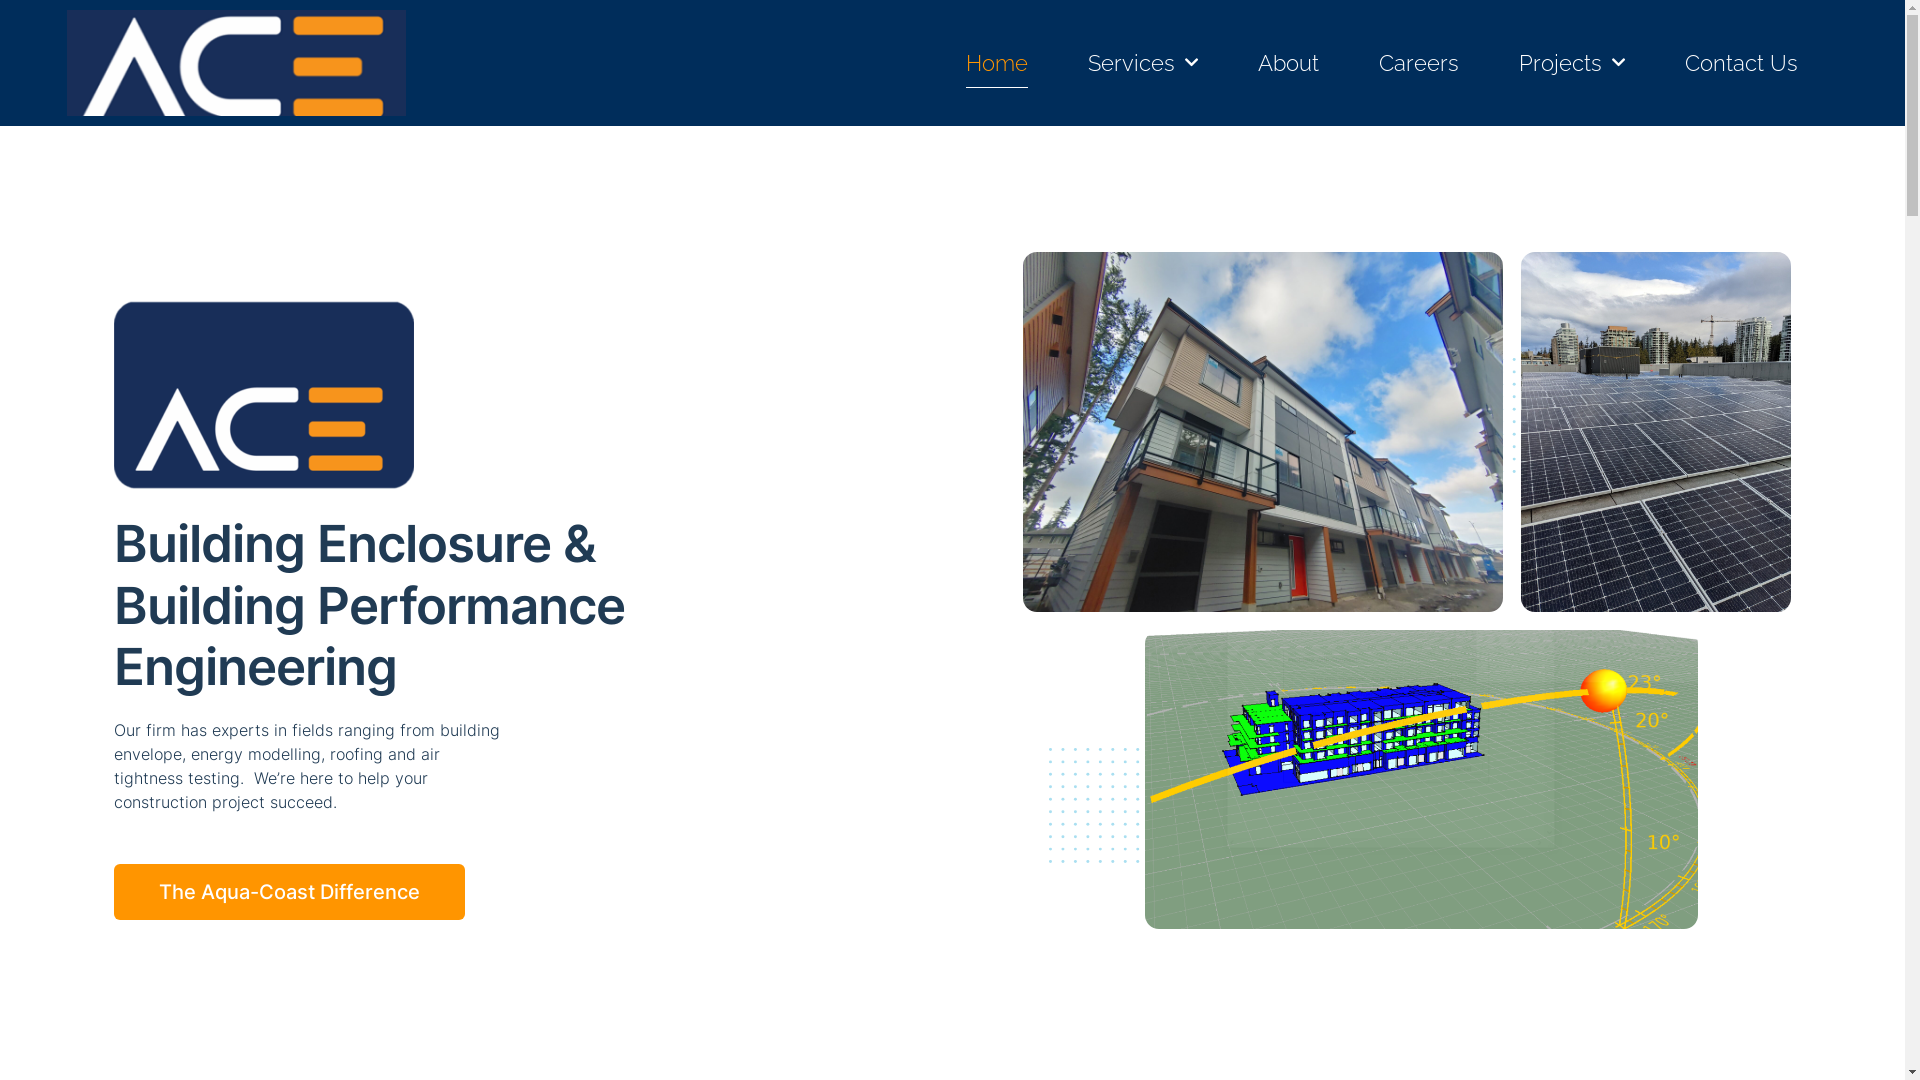 This screenshot has height=1080, width=1920. I want to click on 'Logo aug 2022 v2', so click(235, 61).